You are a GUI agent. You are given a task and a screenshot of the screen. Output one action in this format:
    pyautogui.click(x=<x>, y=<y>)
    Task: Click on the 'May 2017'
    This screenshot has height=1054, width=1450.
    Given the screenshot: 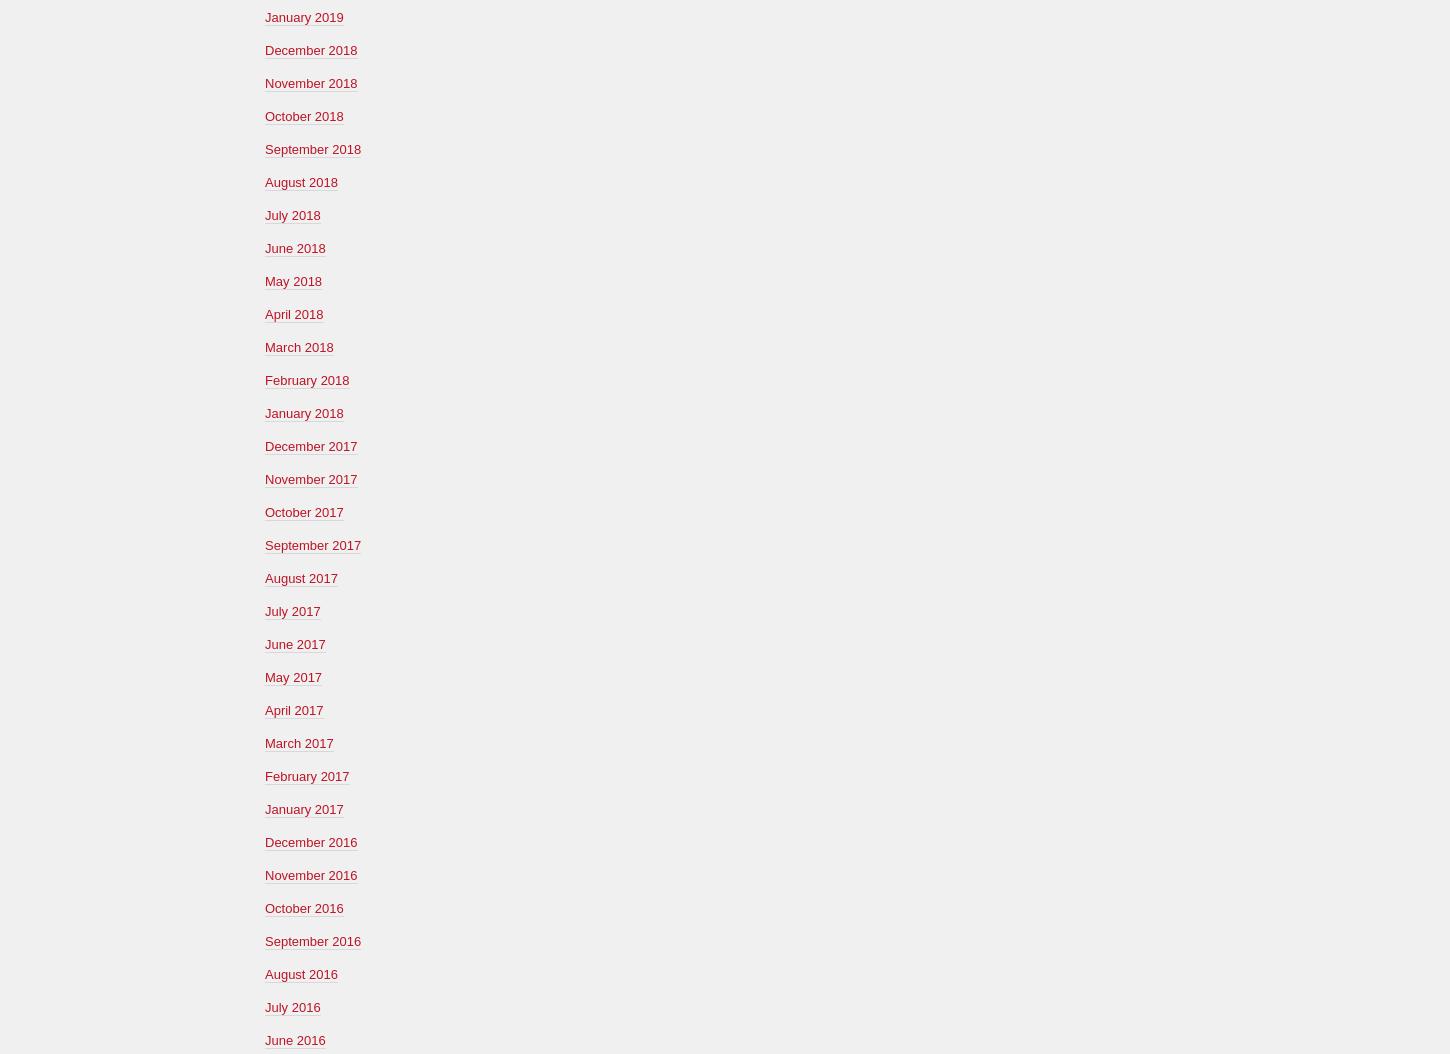 What is the action you would take?
    pyautogui.click(x=293, y=676)
    